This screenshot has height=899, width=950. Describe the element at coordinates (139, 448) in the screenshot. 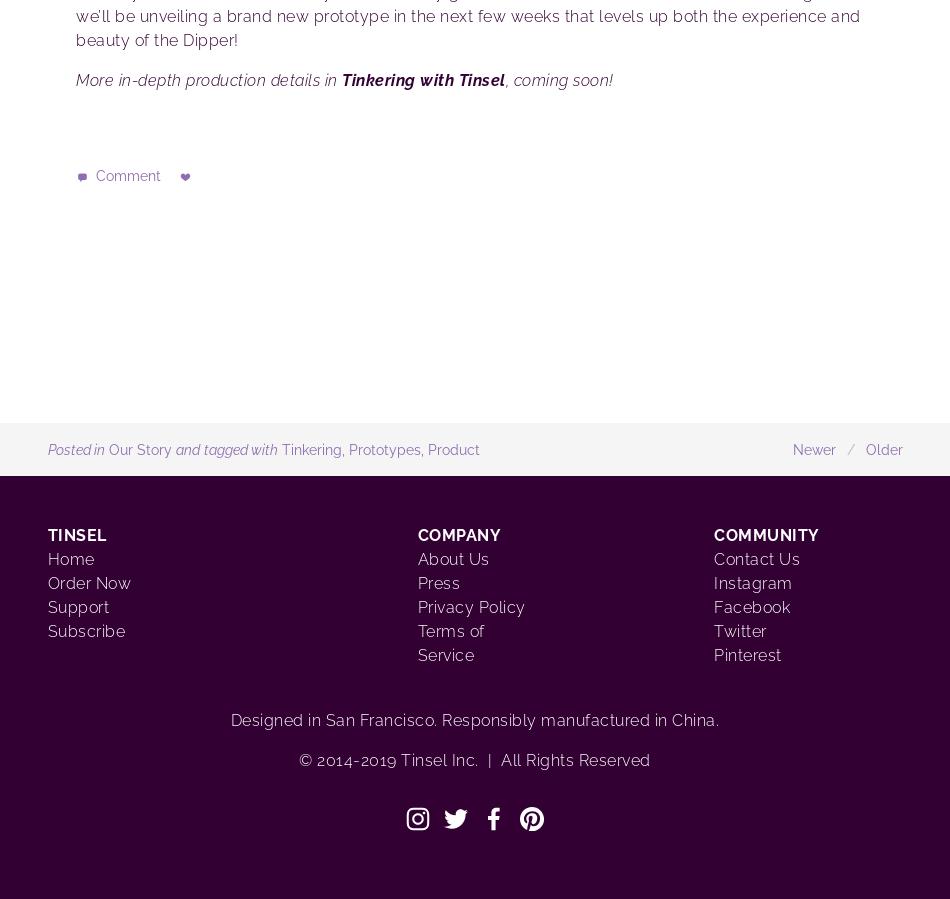

I see `'Our Story'` at that location.